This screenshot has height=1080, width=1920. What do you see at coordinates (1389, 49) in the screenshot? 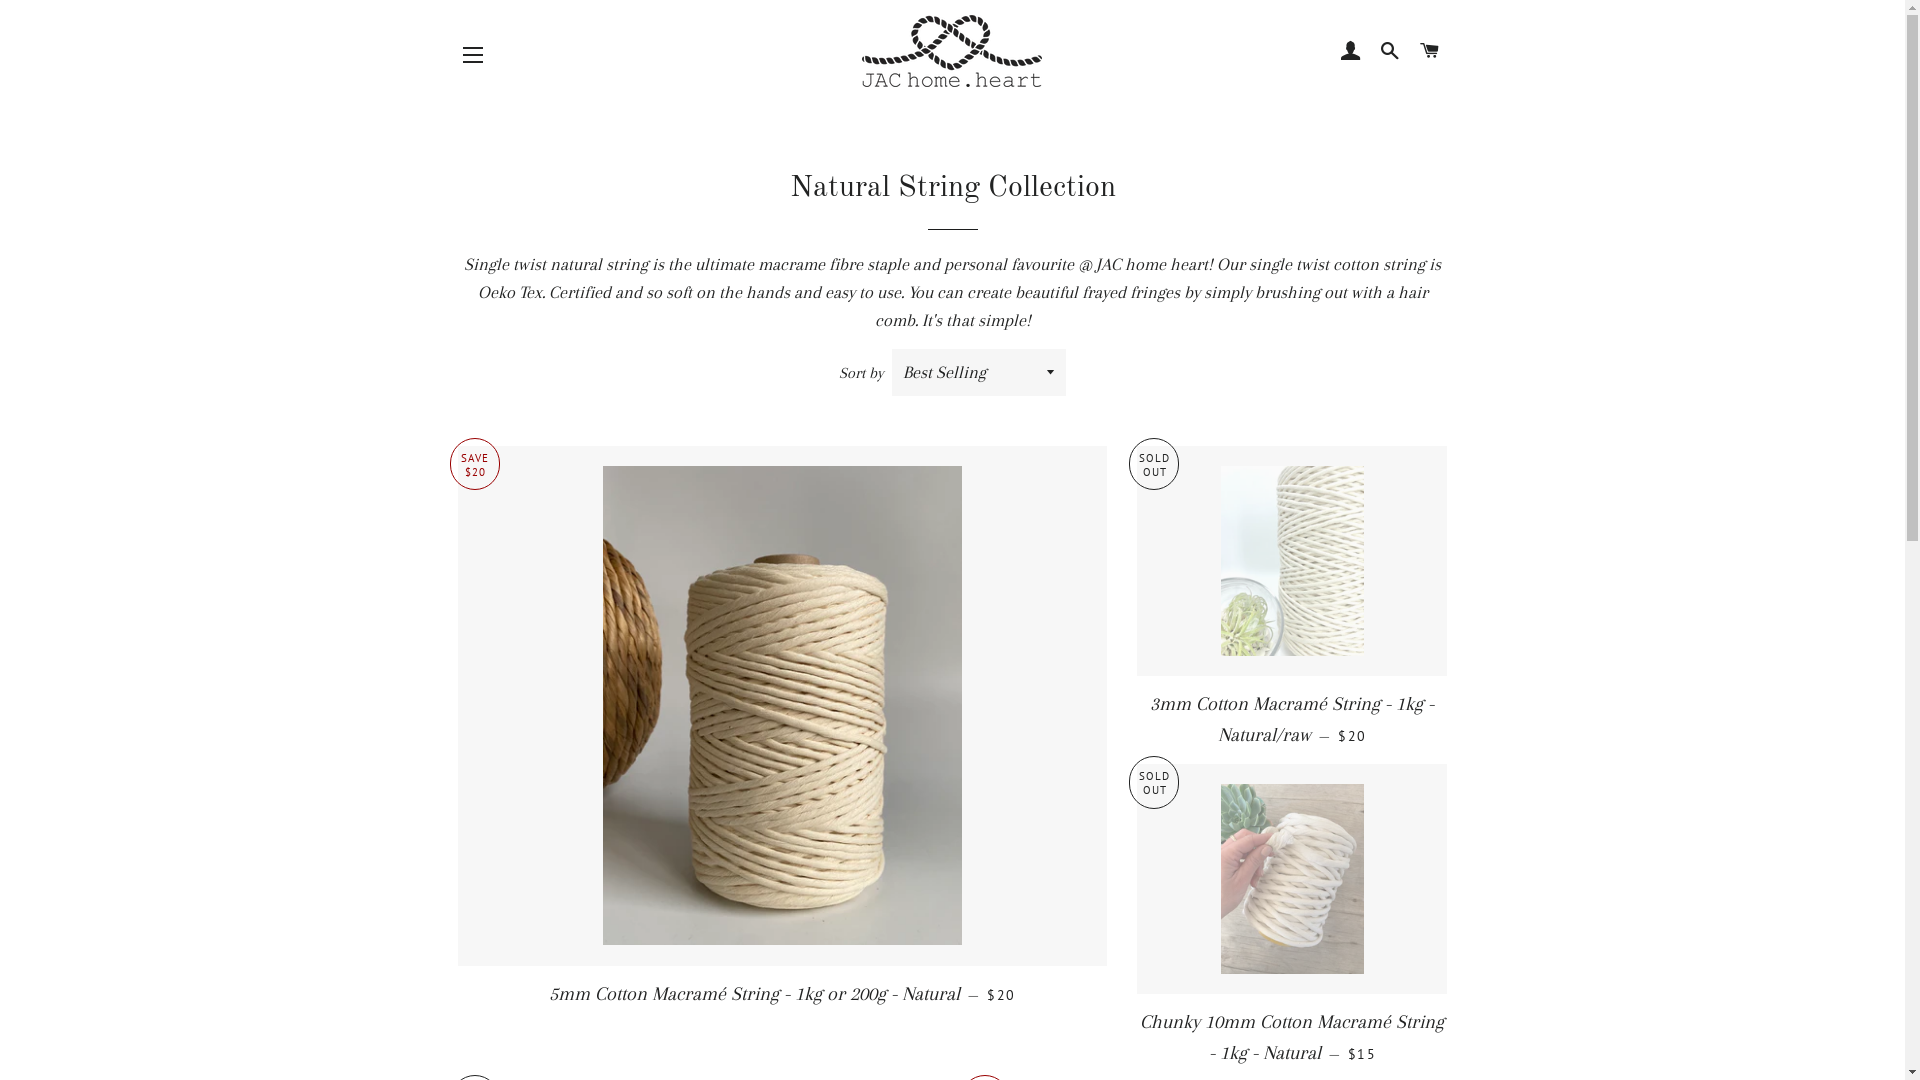
I see `'SEARCH'` at bounding box center [1389, 49].